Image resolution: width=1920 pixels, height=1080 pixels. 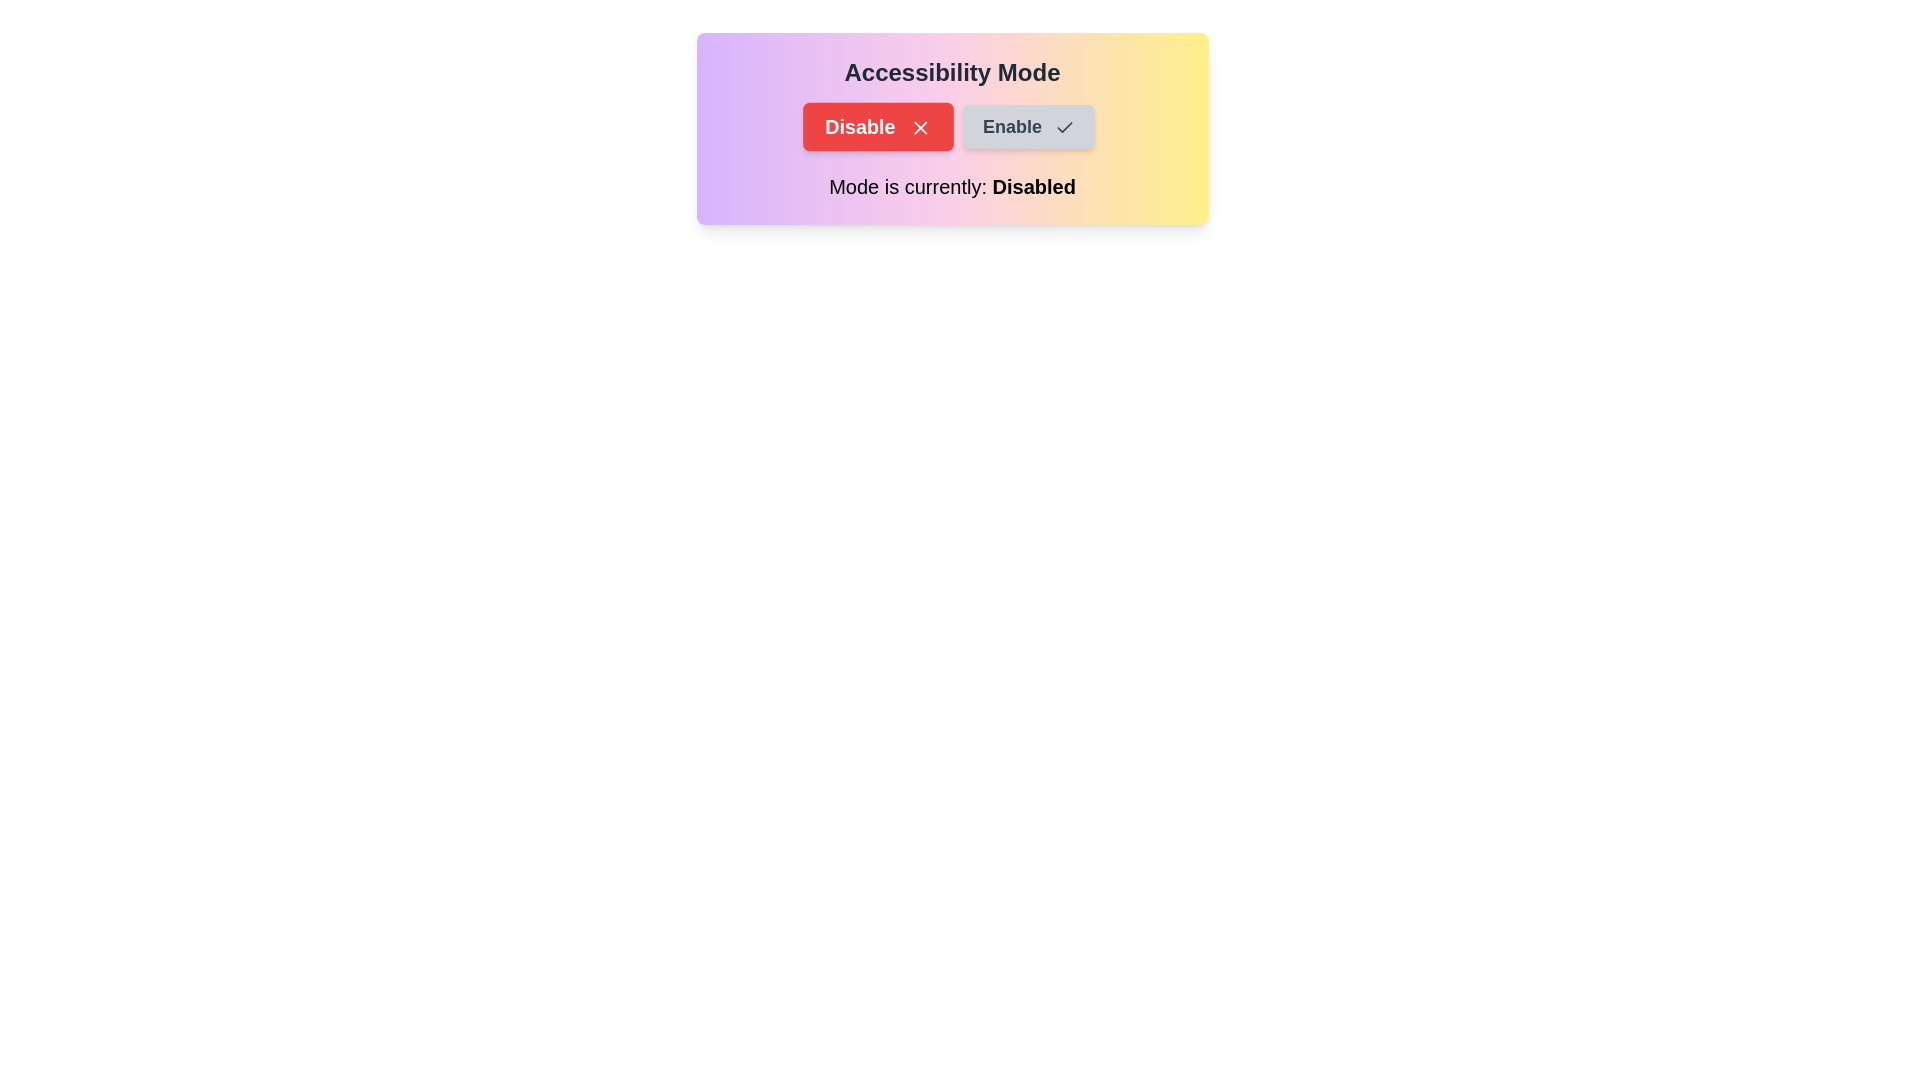 What do you see at coordinates (878, 127) in the screenshot?
I see `the Disable button to observe its hover effect` at bounding box center [878, 127].